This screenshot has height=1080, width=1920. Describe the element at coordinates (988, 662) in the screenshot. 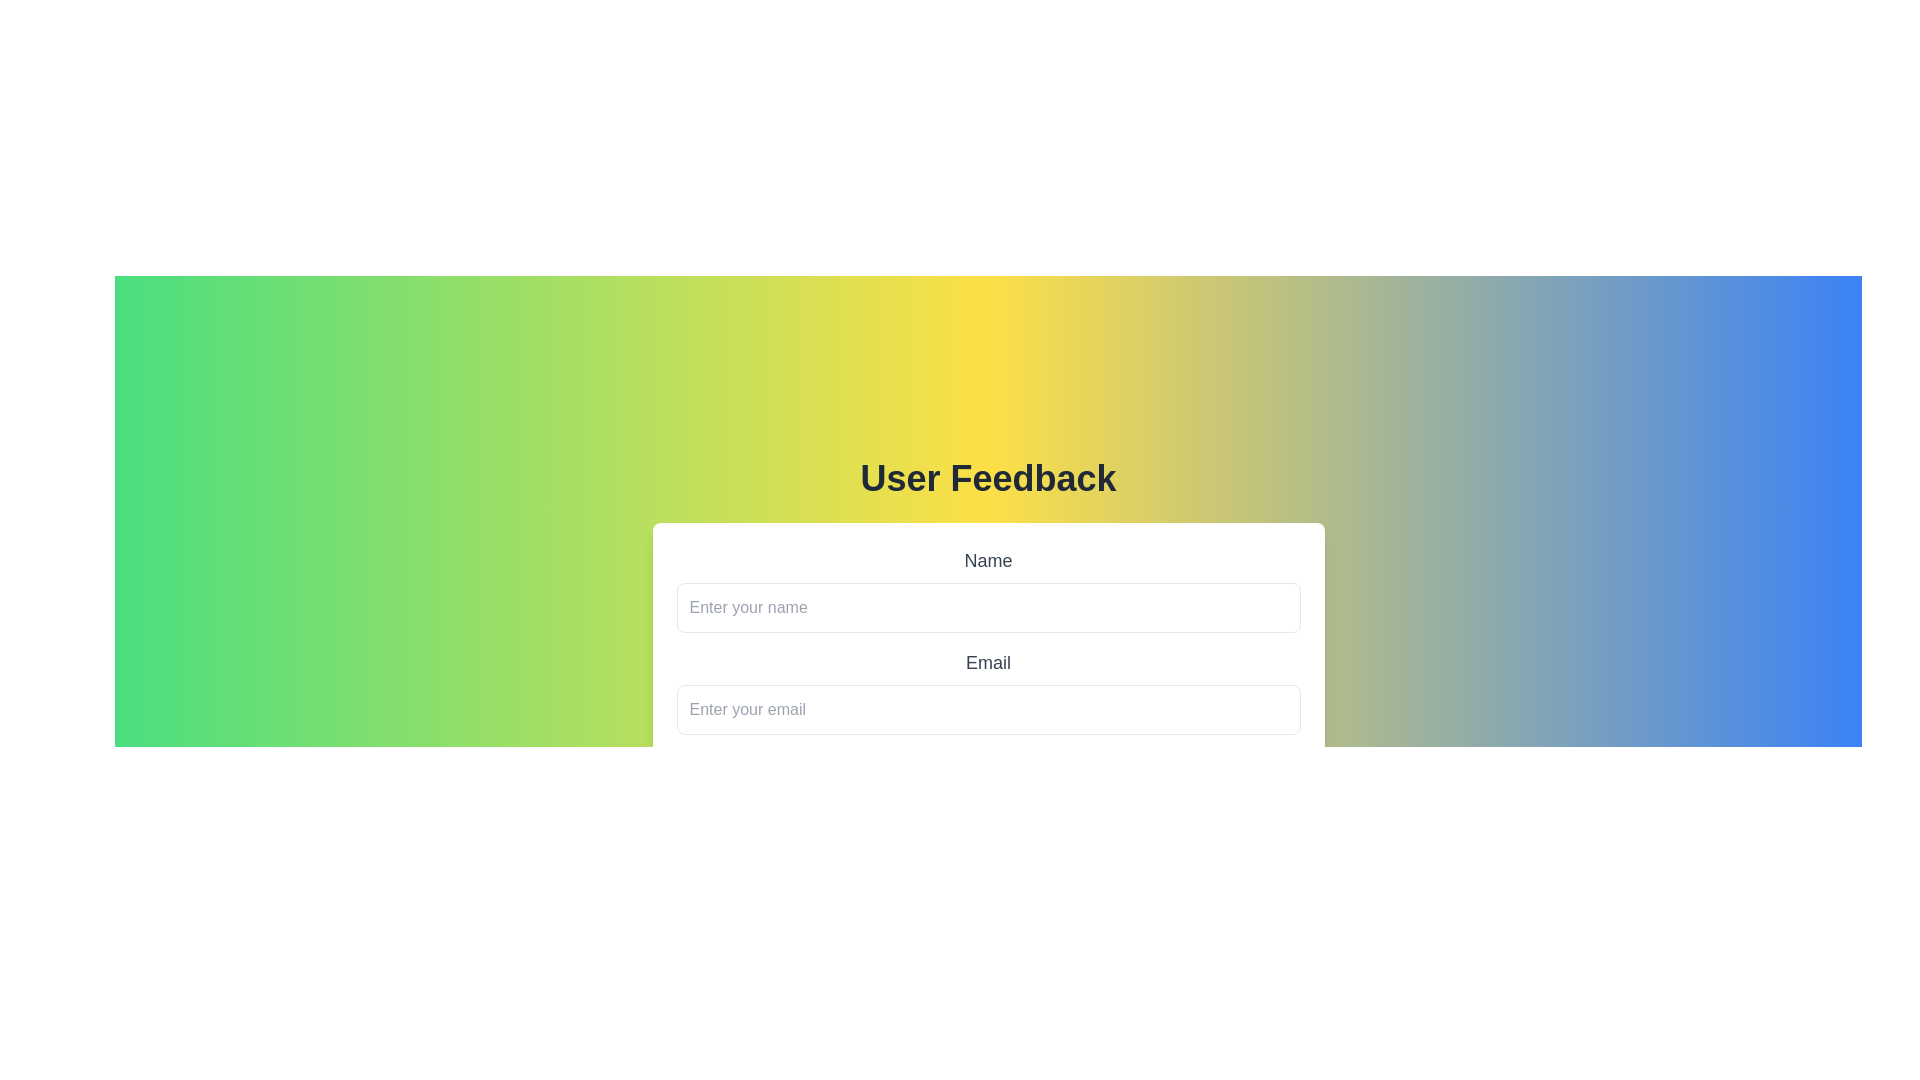

I see `the label indicating that the input field below is for providing an email address, located in the lower half of the 'User Feedback' form` at that location.